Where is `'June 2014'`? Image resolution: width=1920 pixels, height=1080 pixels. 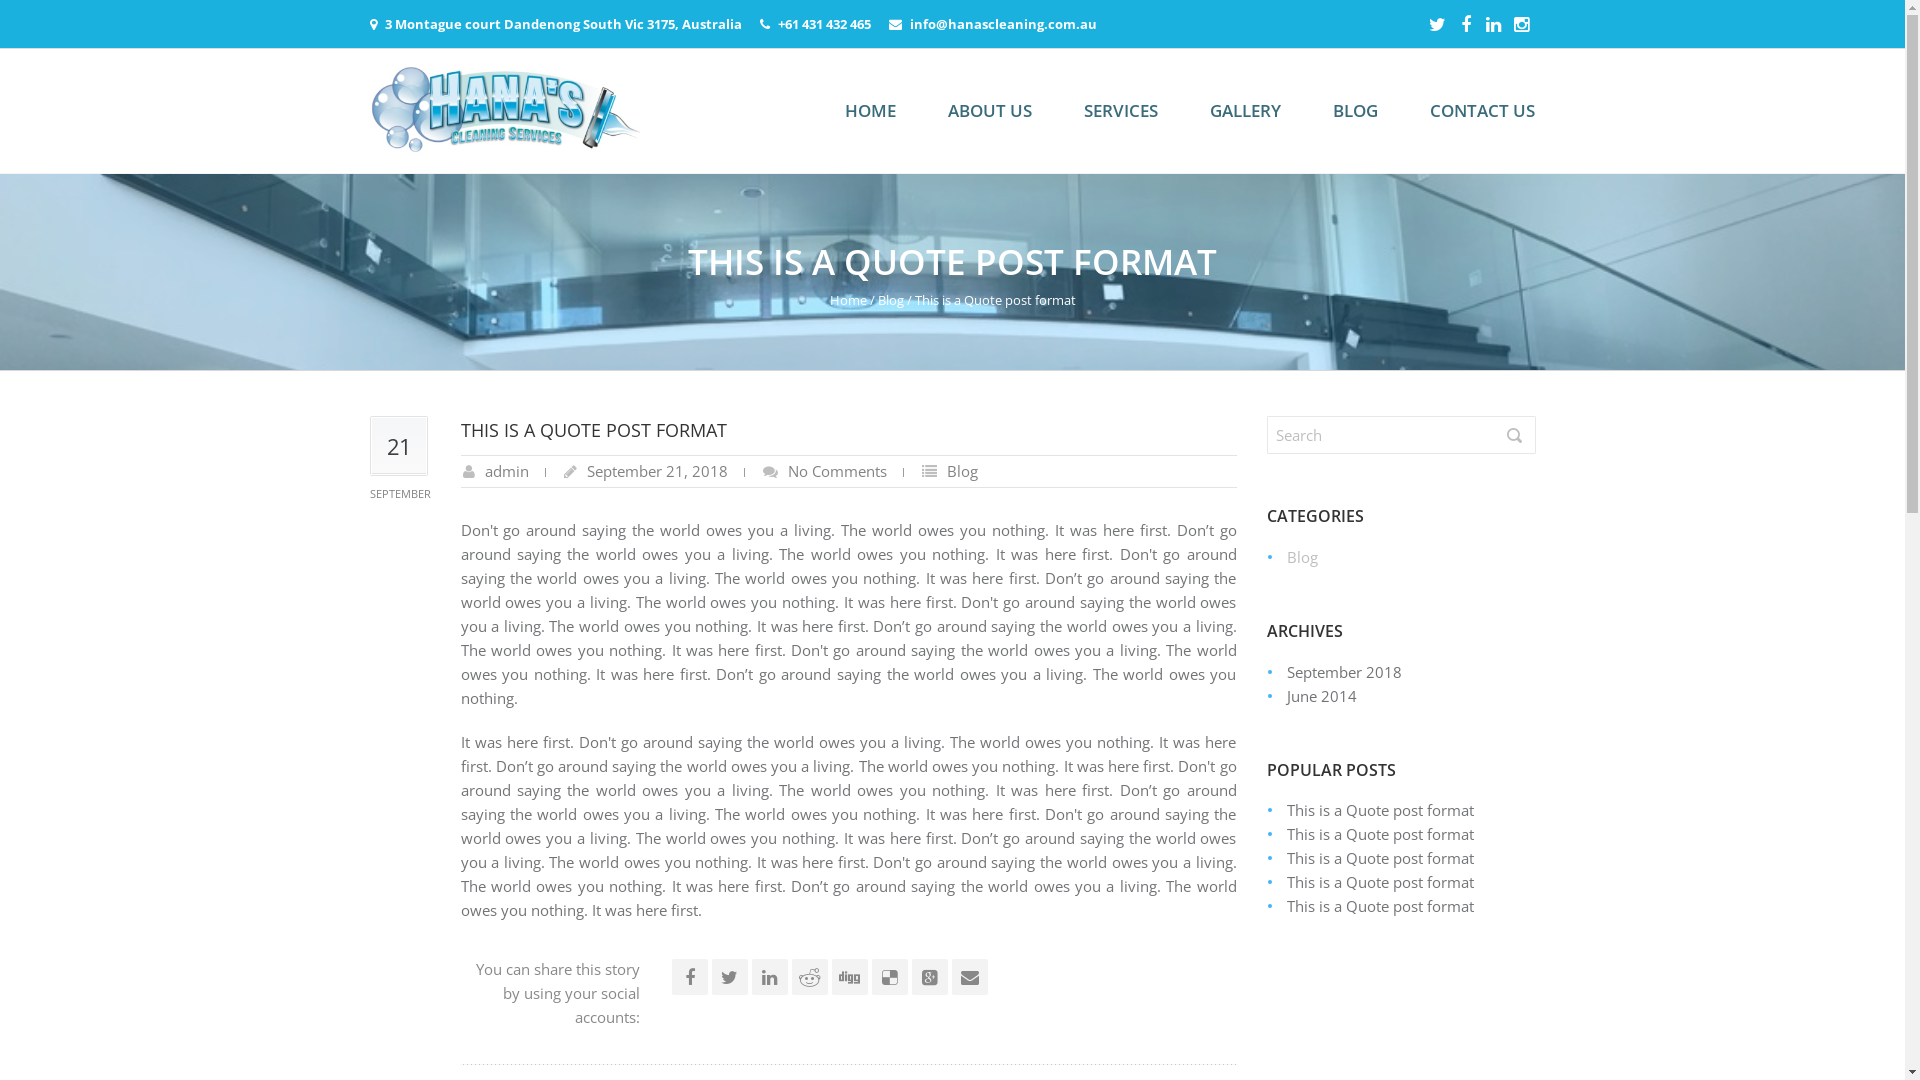
'June 2014' is located at coordinates (1320, 694).